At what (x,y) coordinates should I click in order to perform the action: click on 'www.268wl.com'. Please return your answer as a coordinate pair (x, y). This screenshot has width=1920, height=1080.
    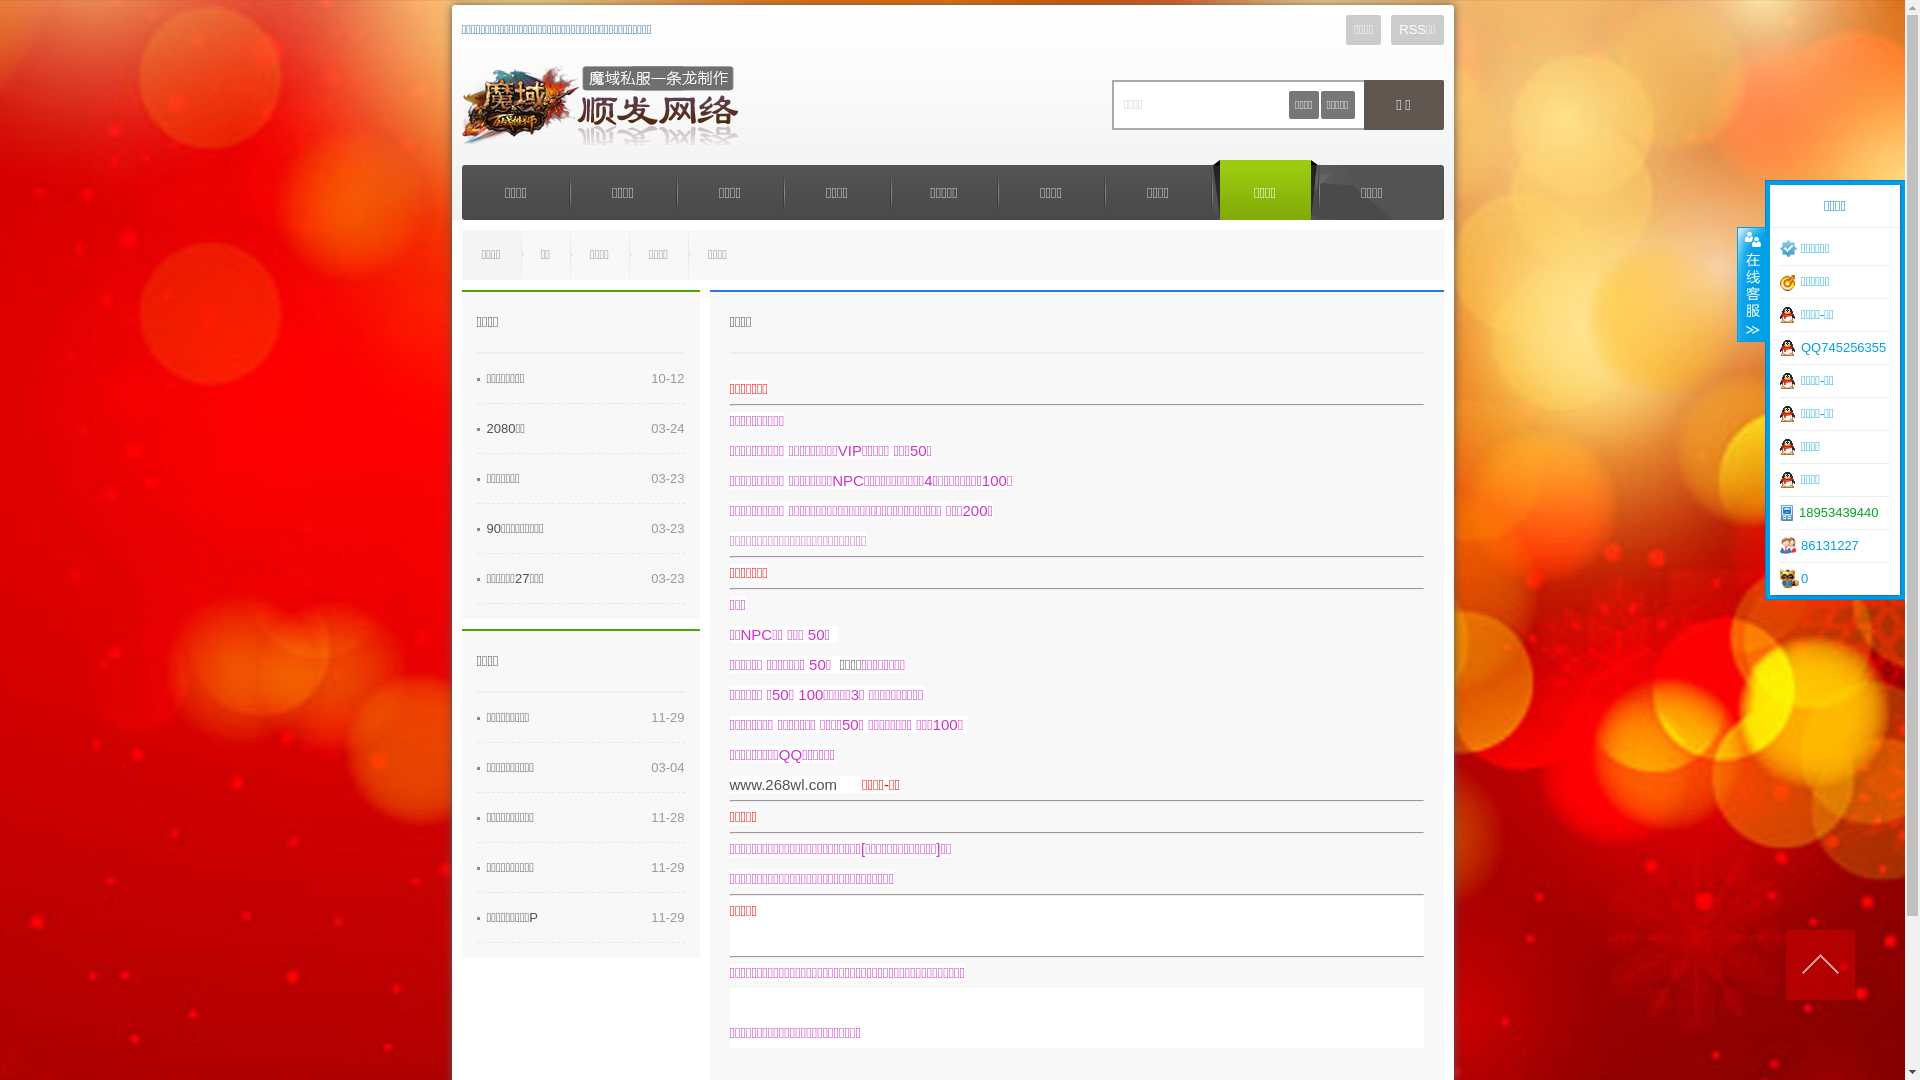
    Looking at the image, I should click on (782, 783).